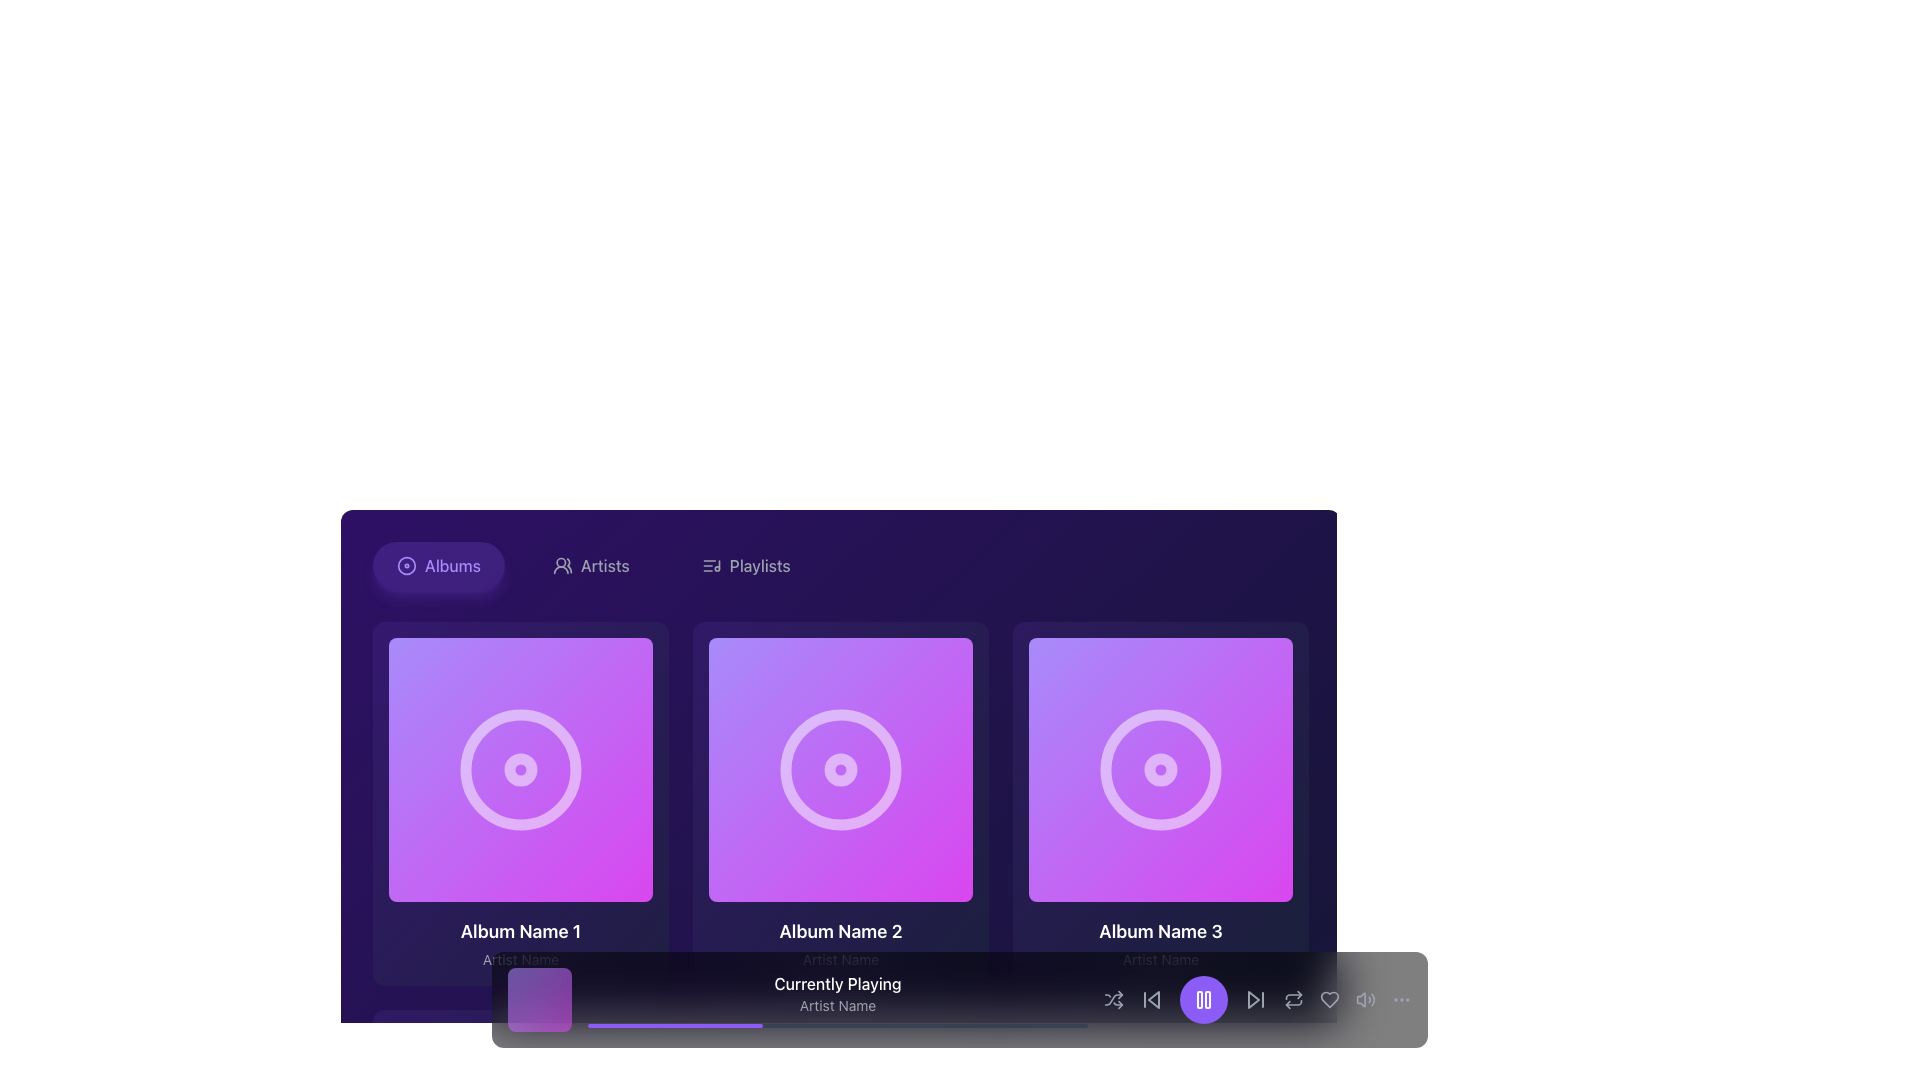 This screenshot has width=1920, height=1080. Describe the element at coordinates (1112, 999) in the screenshot. I see `the shuffle playback button, which is the first icon to the left in the playback control bar` at that location.